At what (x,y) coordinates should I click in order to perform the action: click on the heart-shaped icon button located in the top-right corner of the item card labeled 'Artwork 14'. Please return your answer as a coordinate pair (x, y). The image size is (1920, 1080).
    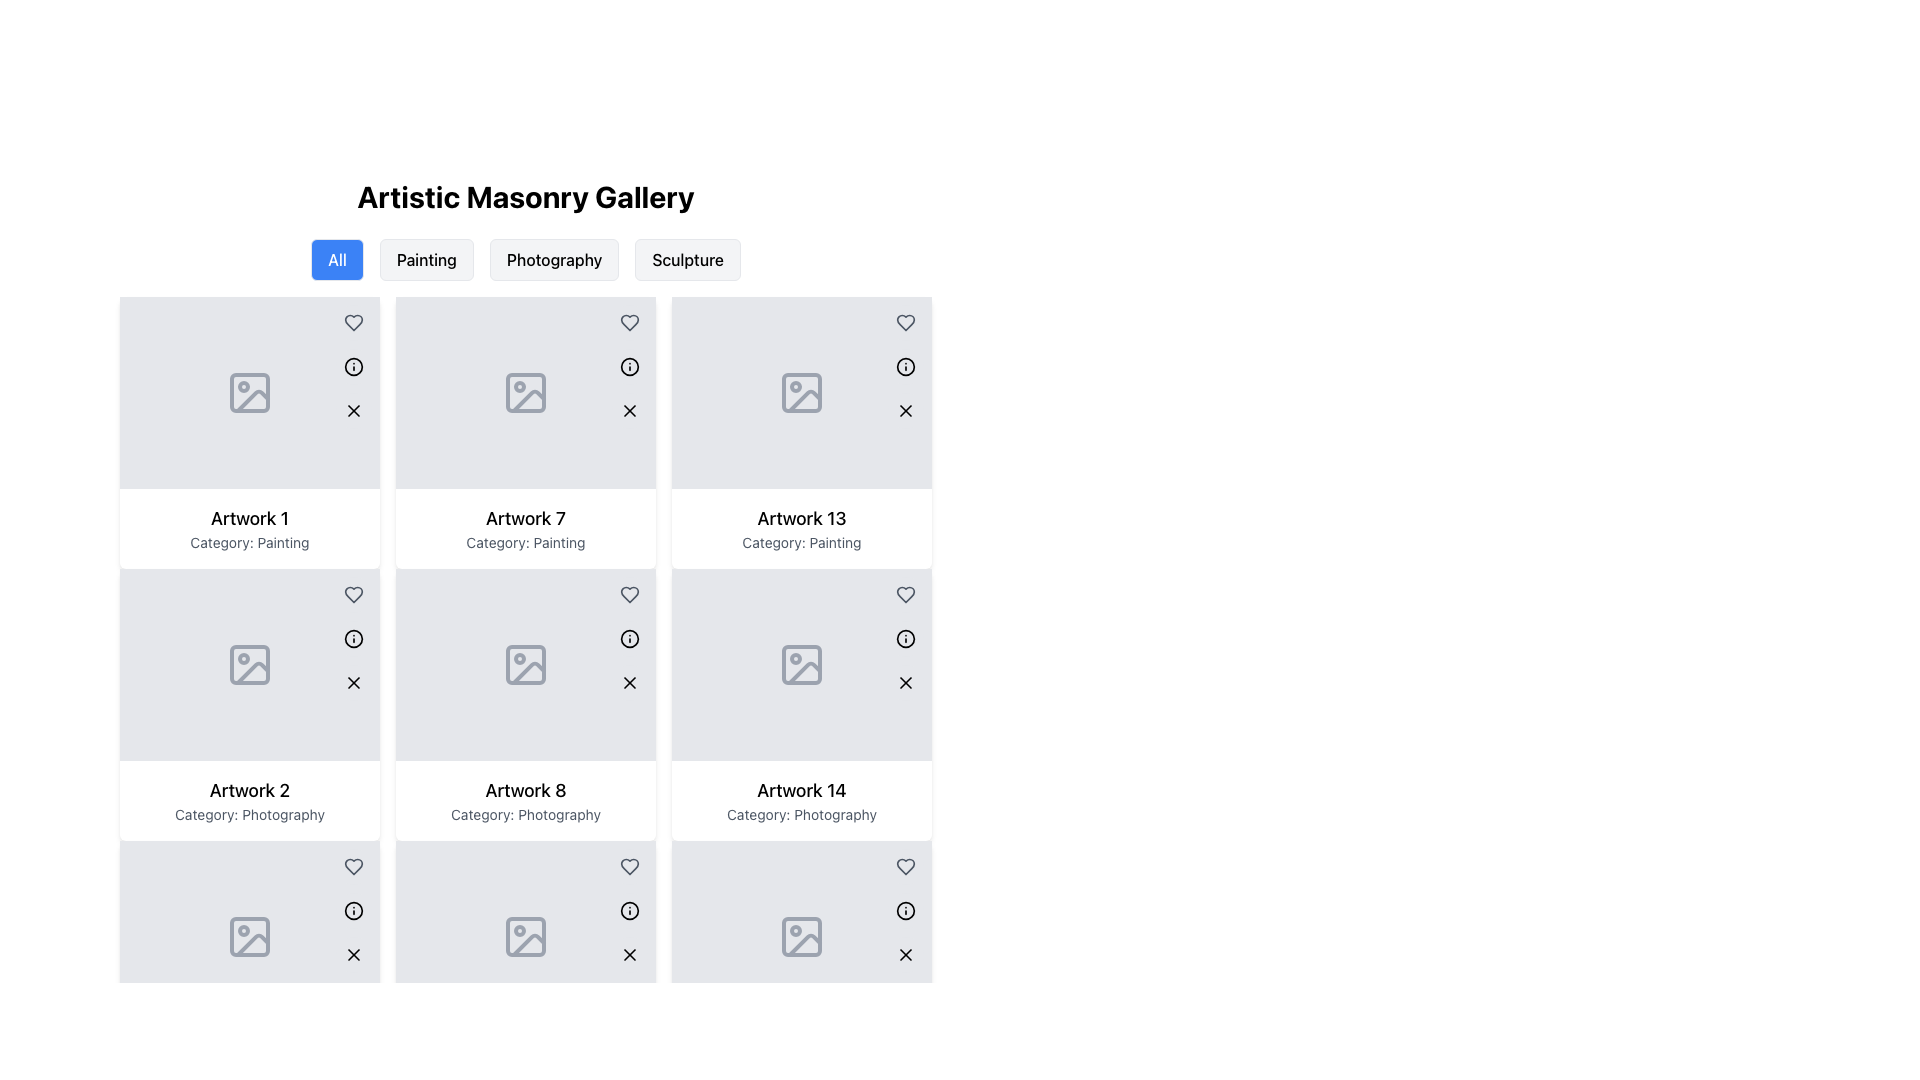
    Looking at the image, I should click on (905, 866).